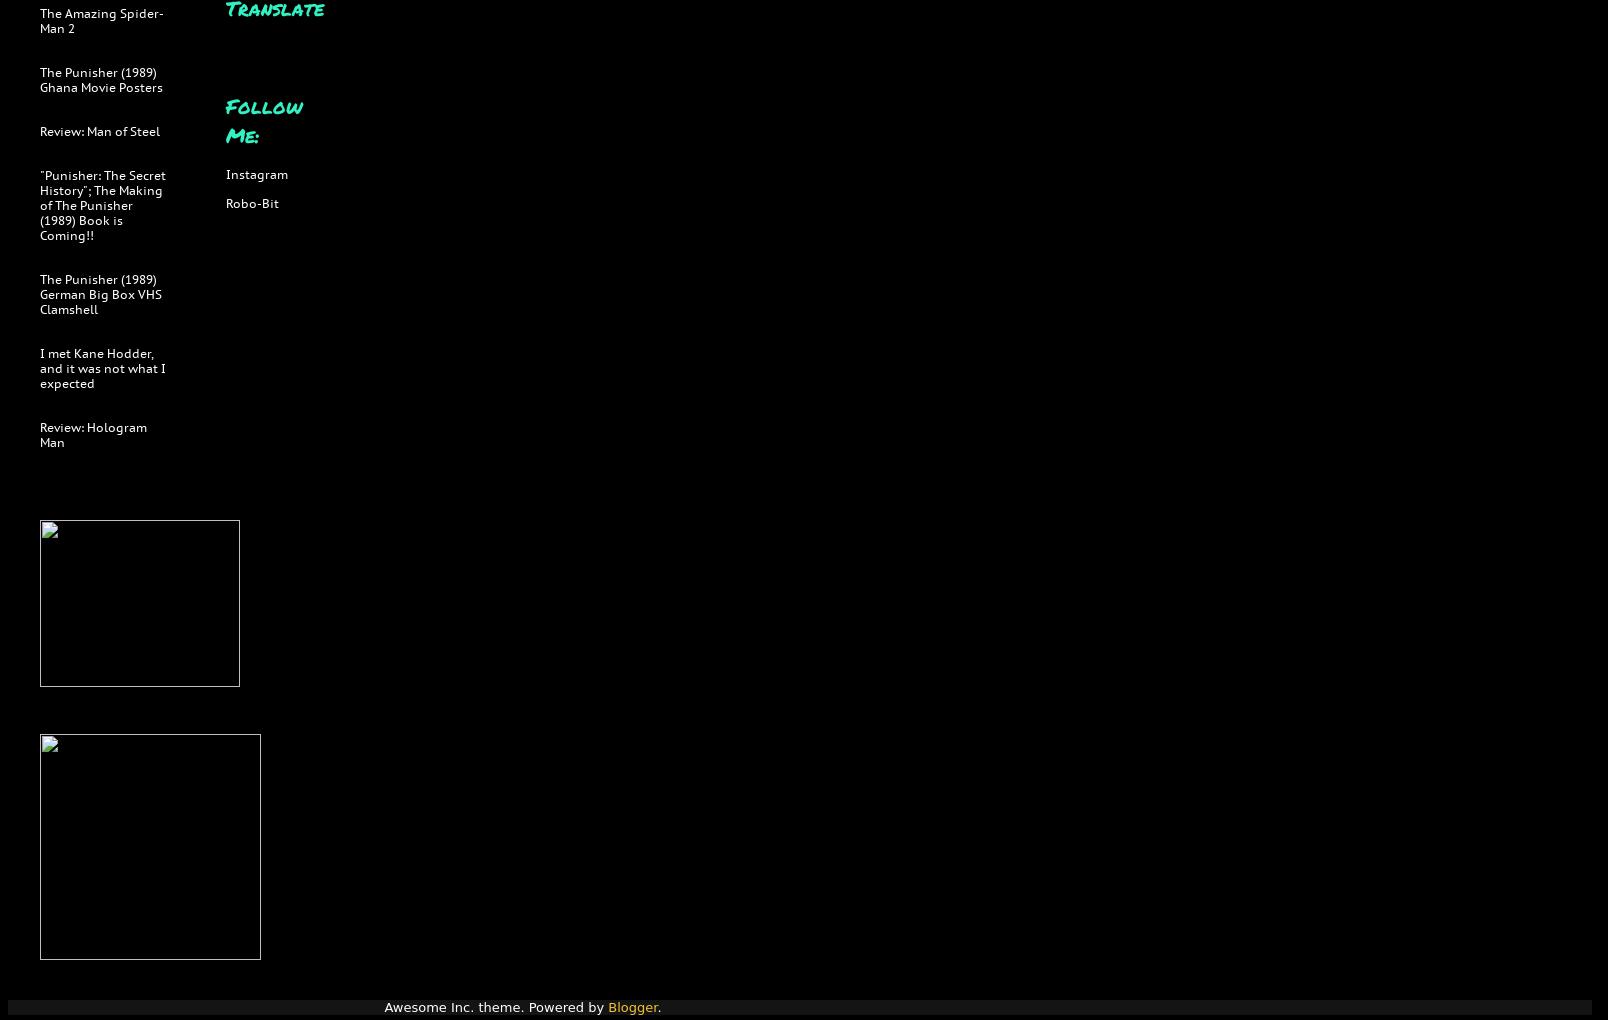  Describe the element at coordinates (100, 293) in the screenshot. I see `'The Punisher (1989) German Big Box VHS Clamshell'` at that location.